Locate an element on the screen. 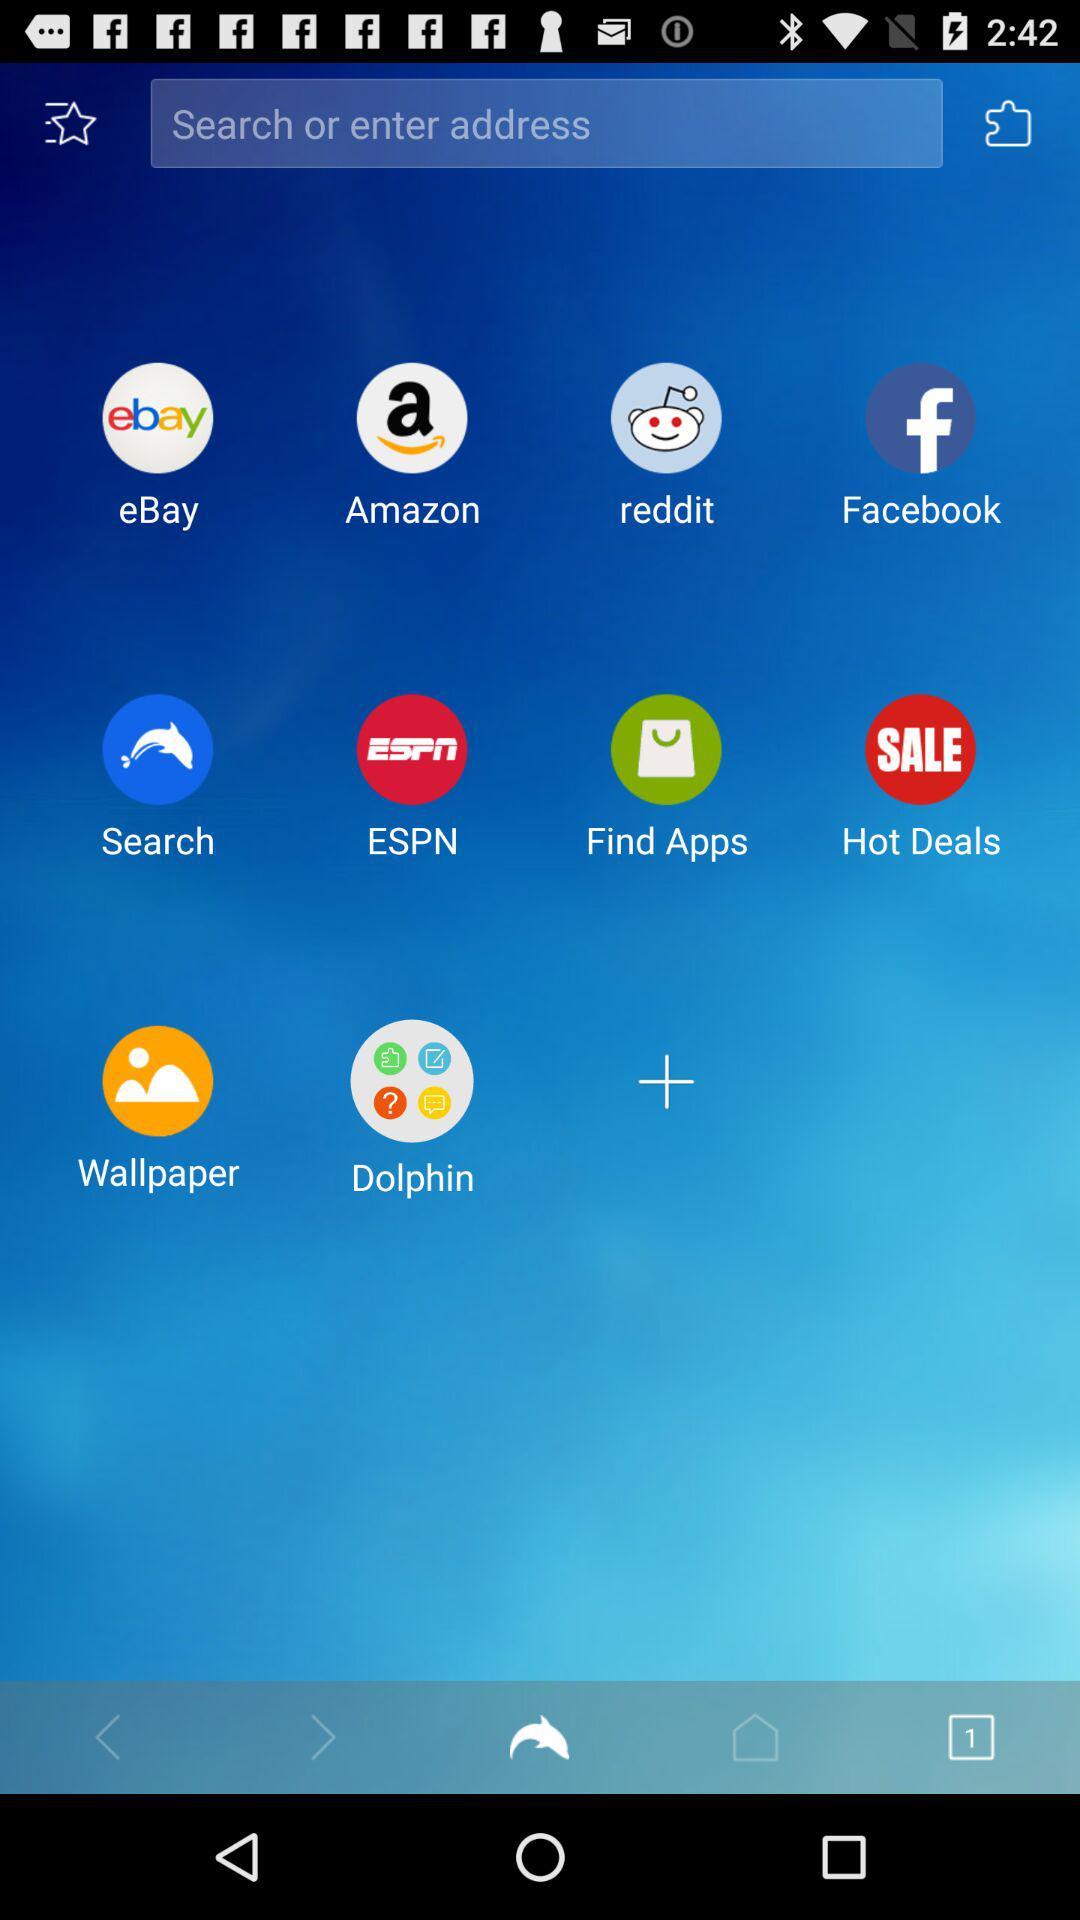 This screenshot has height=1920, width=1080. the icon above search item is located at coordinates (157, 460).